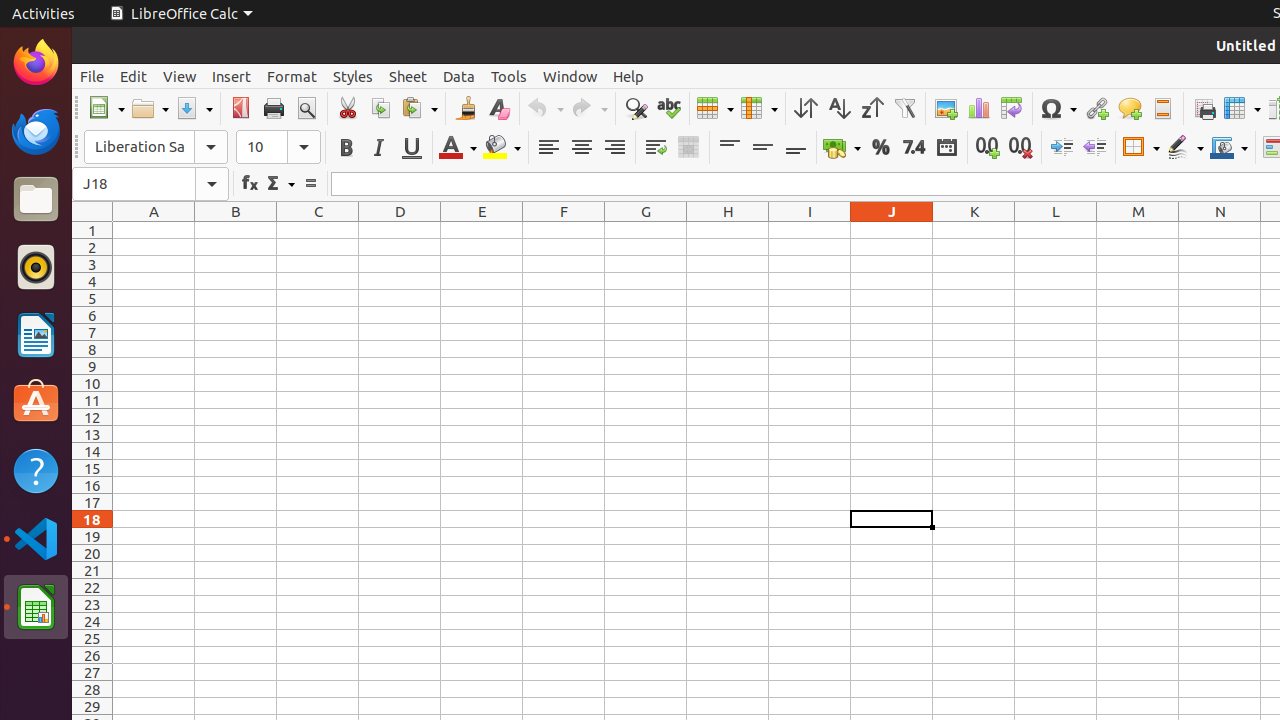  I want to click on 'Center Vertically', so click(761, 146).